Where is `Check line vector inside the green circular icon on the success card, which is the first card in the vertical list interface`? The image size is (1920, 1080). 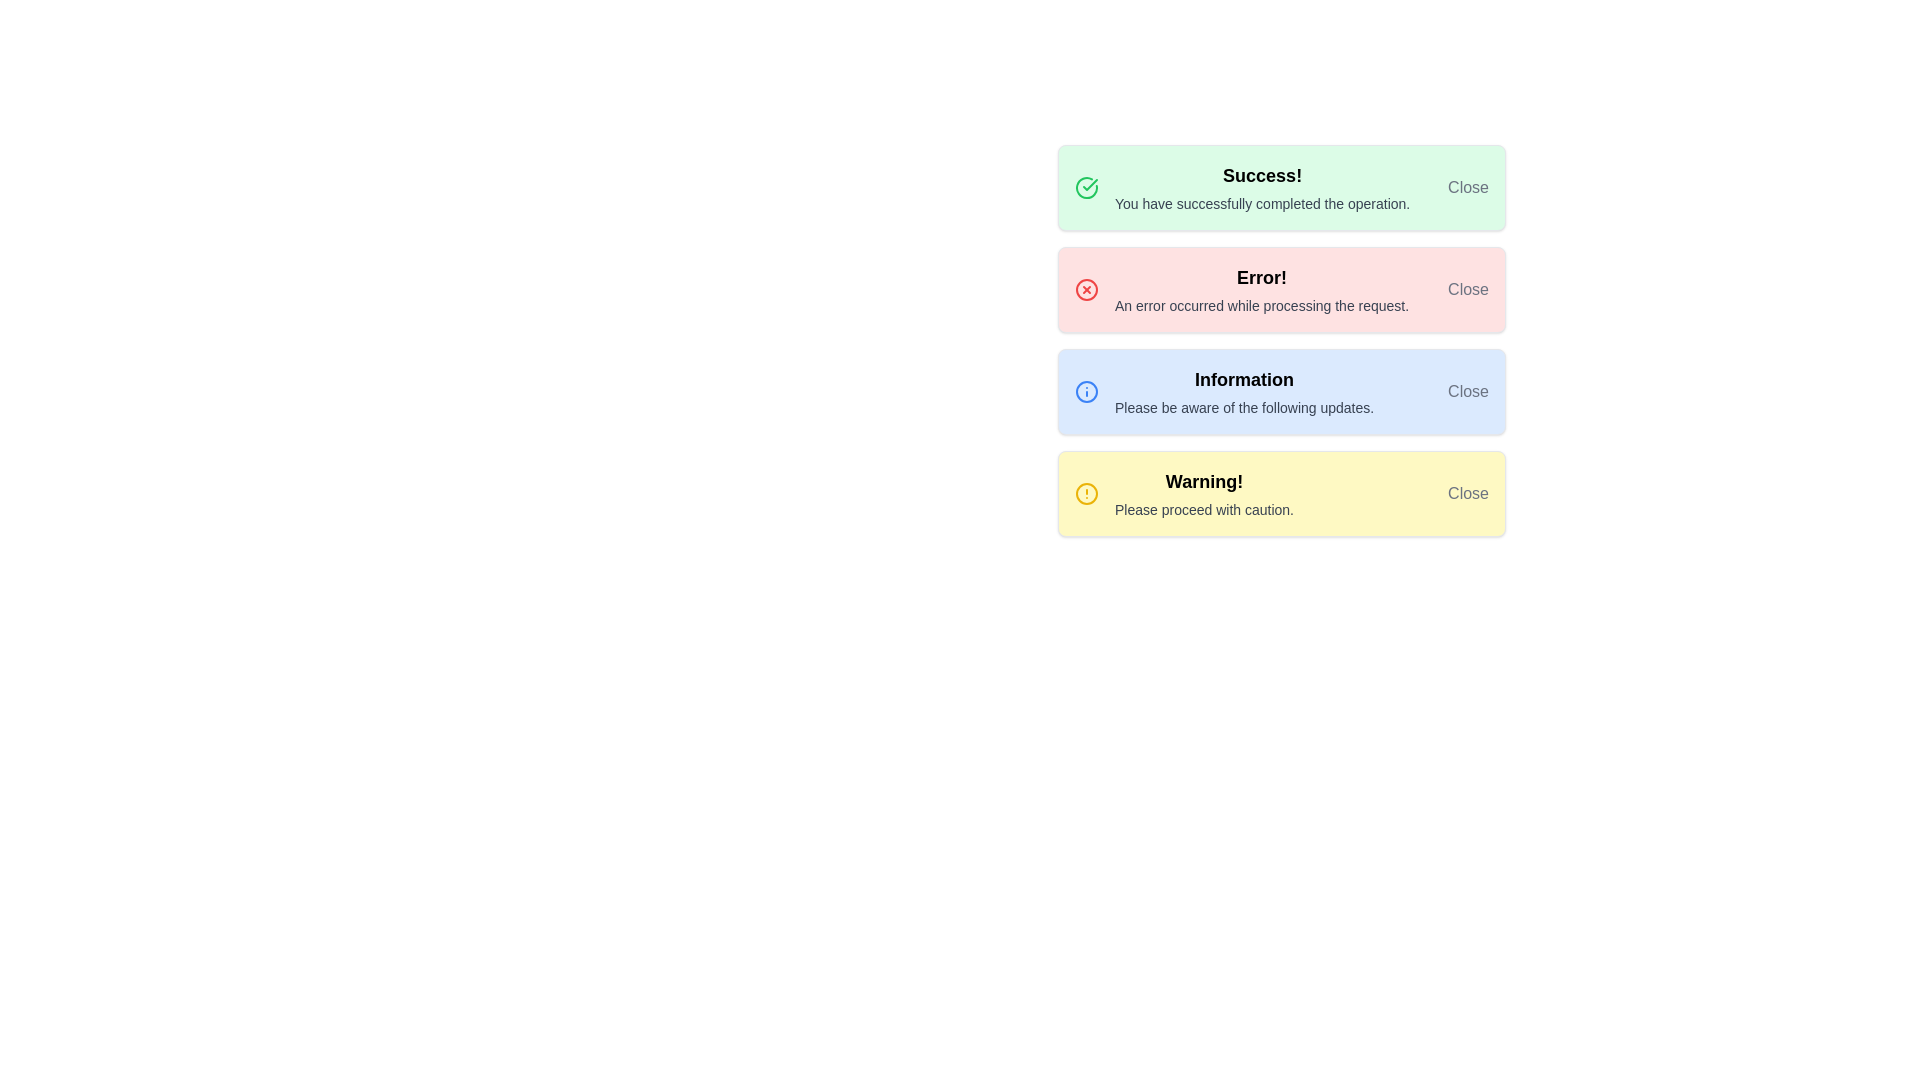 Check line vector inside the green circular icon on the success card, which is the first card in the vertical list interface is located at coordinates (1089, 185).